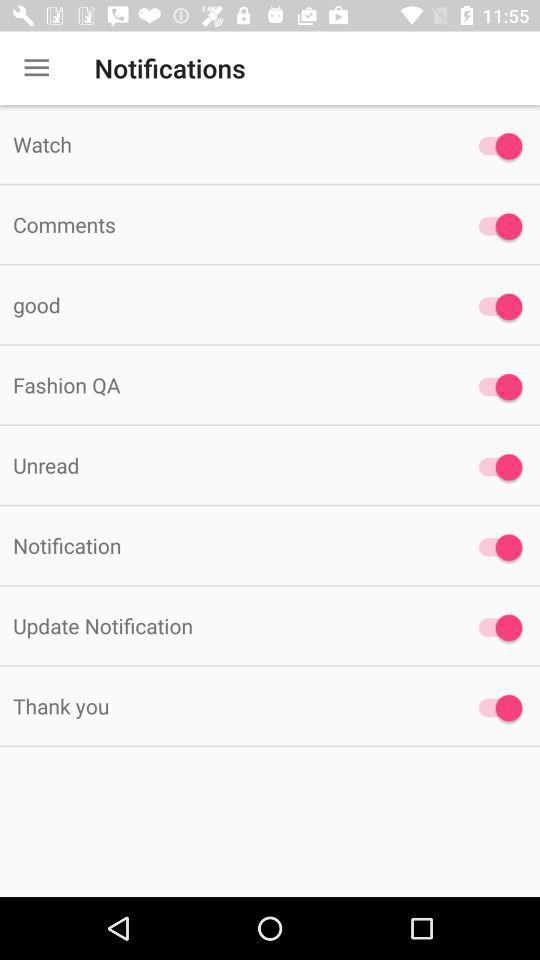 This screenshot has height=960, width=540. What do you see at coordinates (494, 145) in the screenshot?
I see `notification option for watch` at bounding box center [494, 145].